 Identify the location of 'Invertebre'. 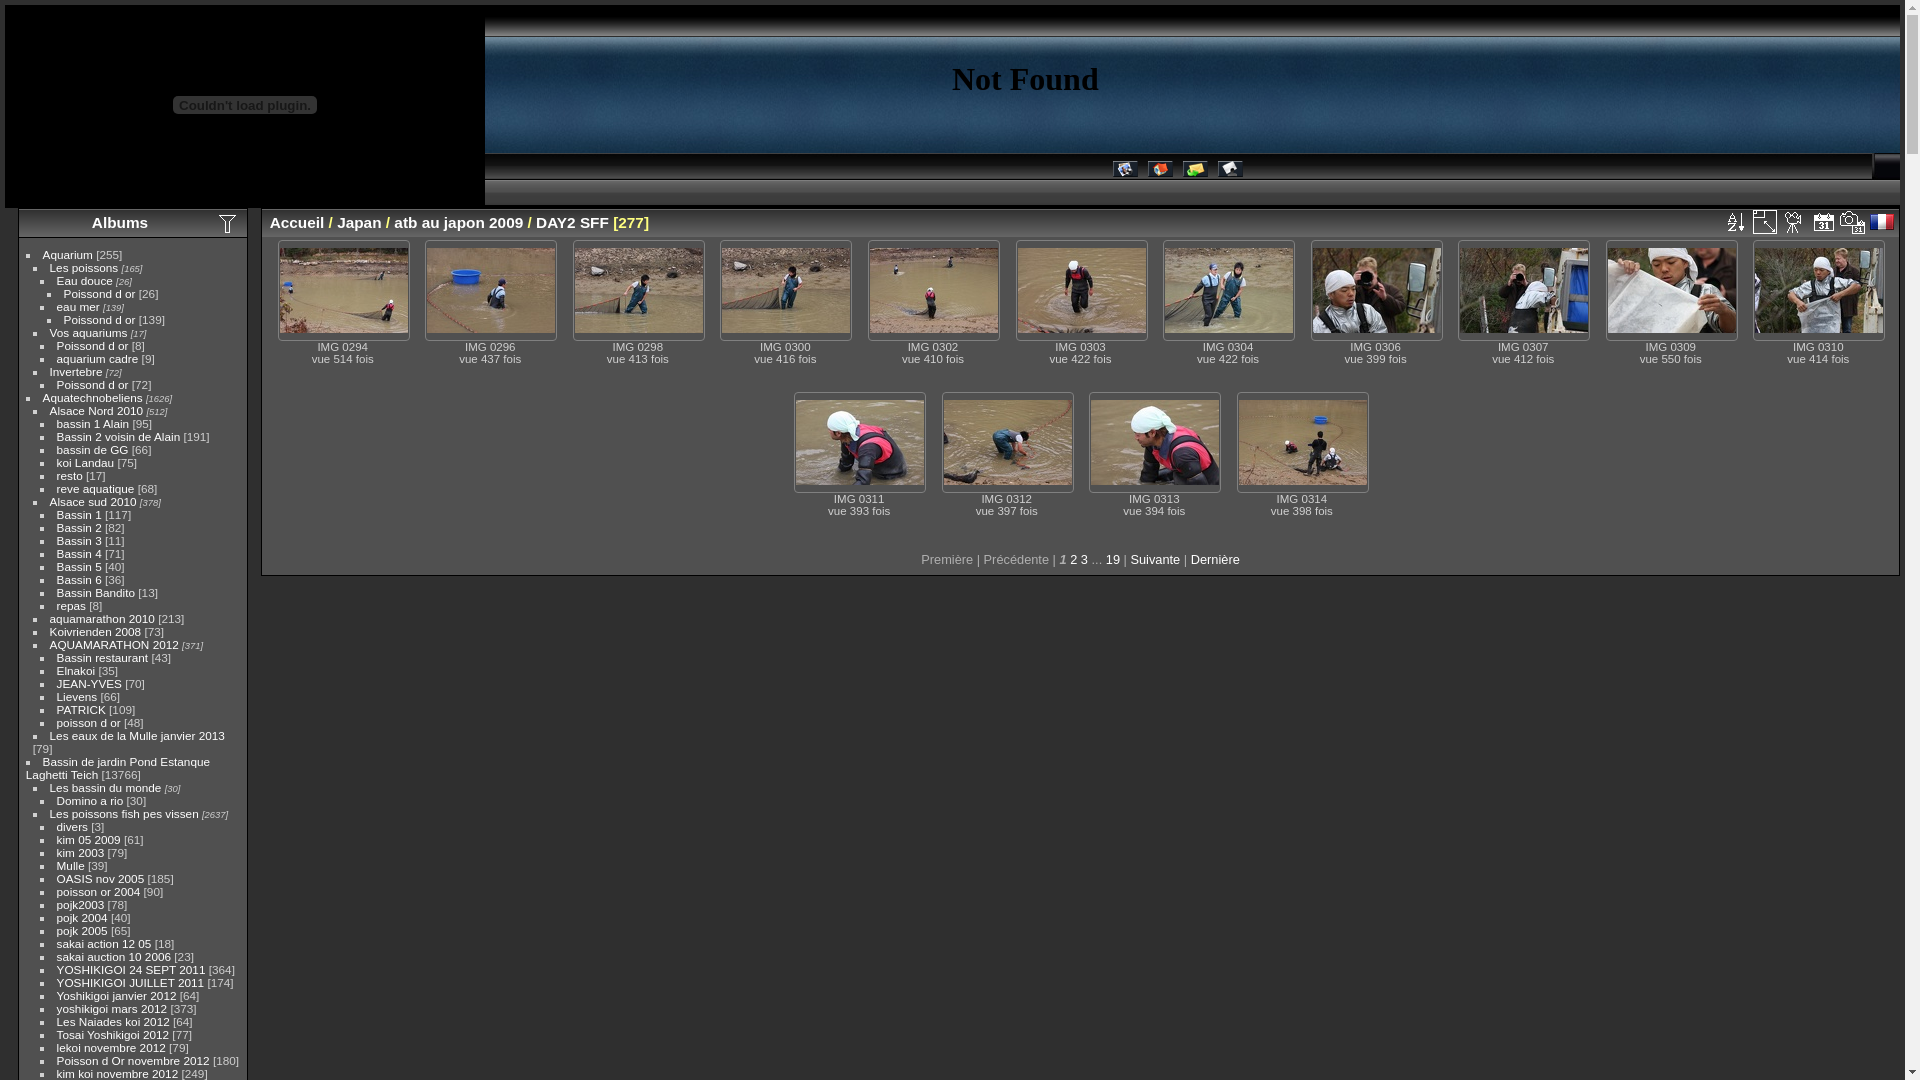
(76, 371).